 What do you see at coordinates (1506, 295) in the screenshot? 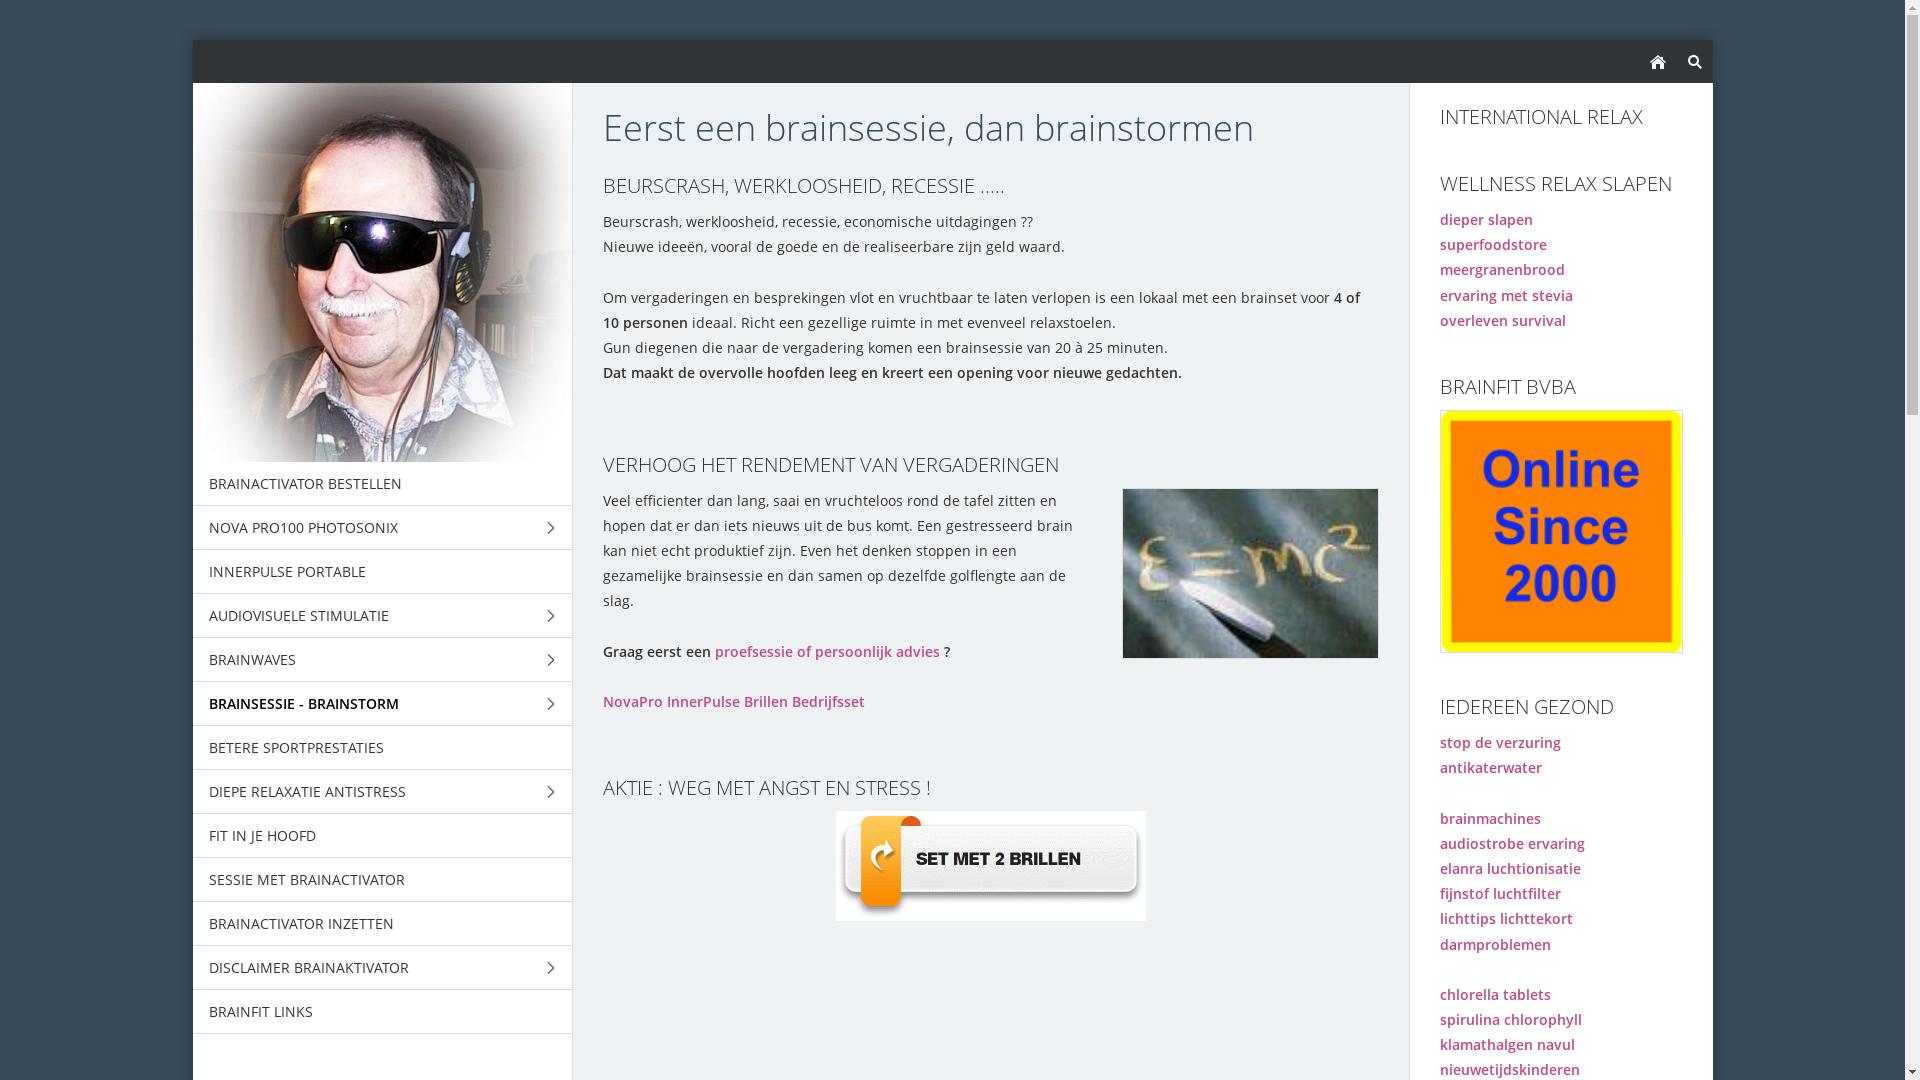
I see `'ervaring met stevia'` at bounding box center [1506, 295].